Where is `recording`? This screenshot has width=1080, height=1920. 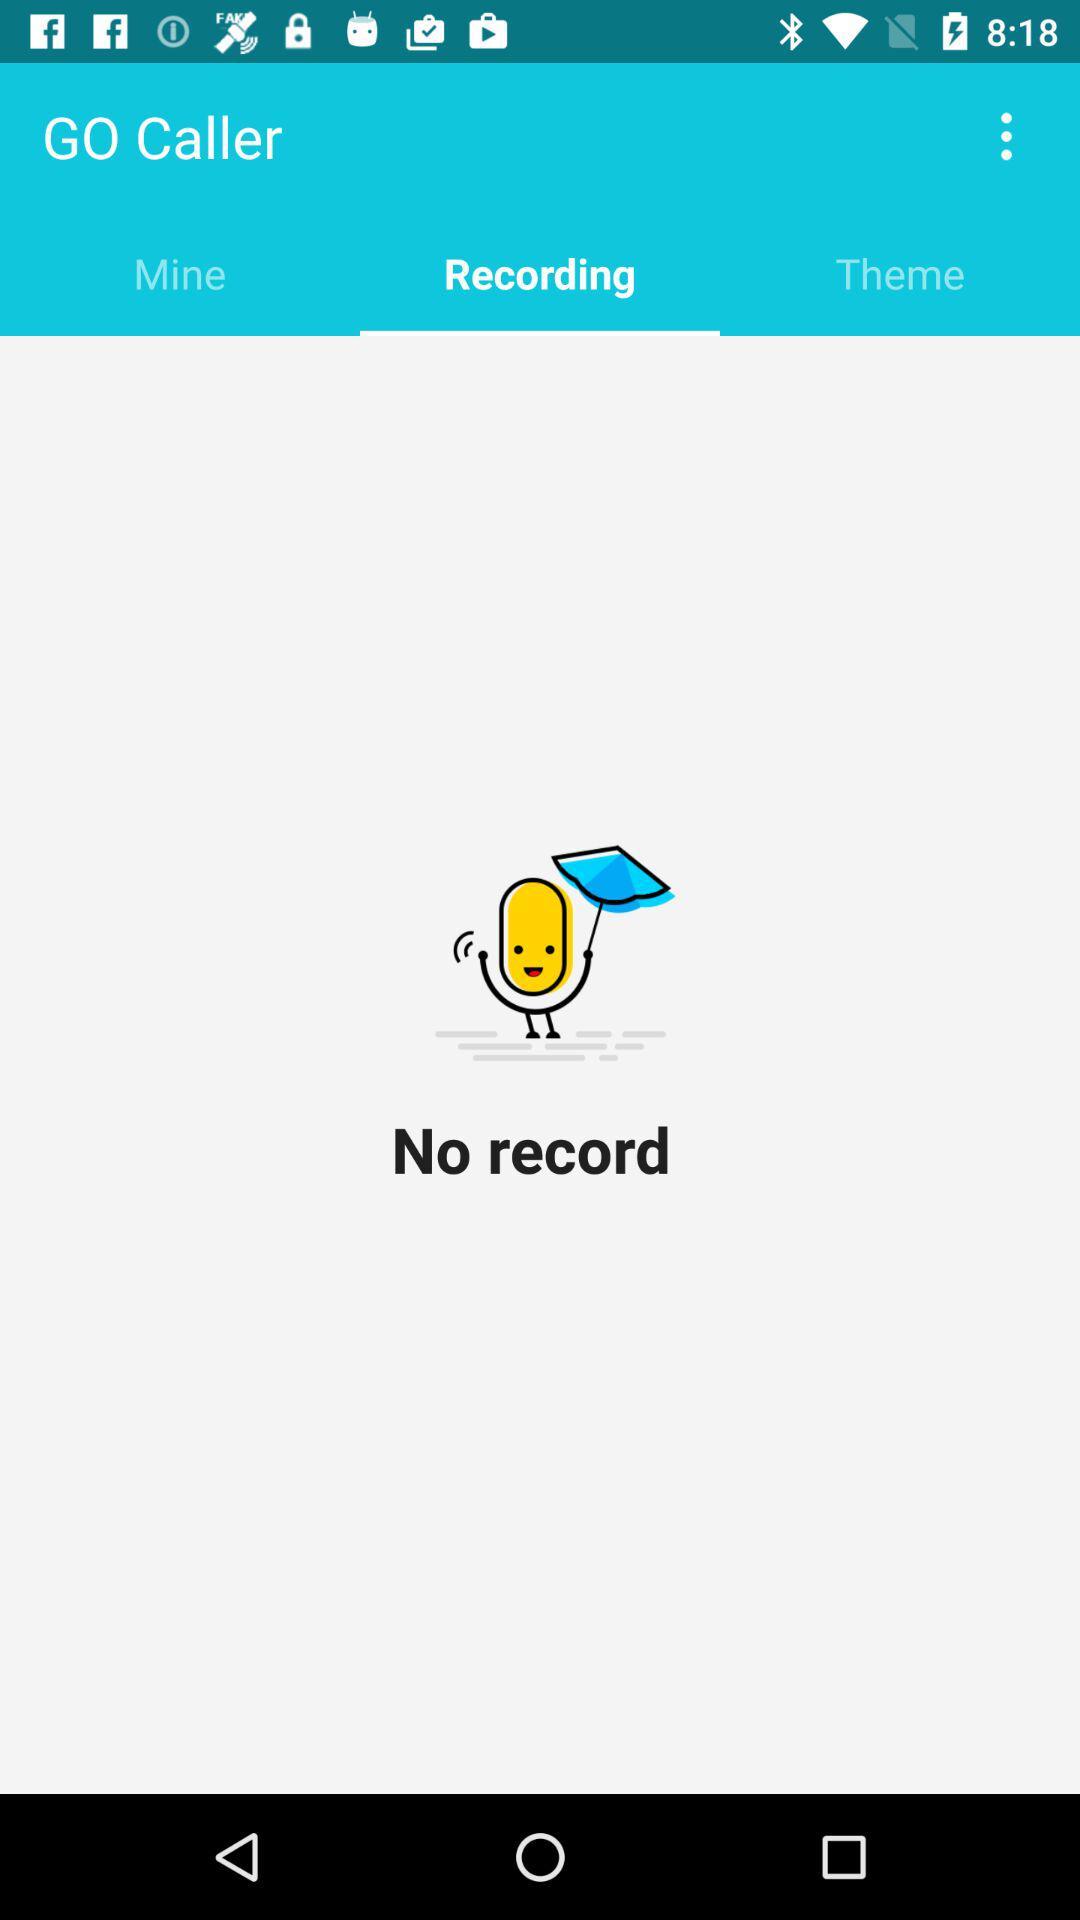 recording is located at coordinates (540, 272).